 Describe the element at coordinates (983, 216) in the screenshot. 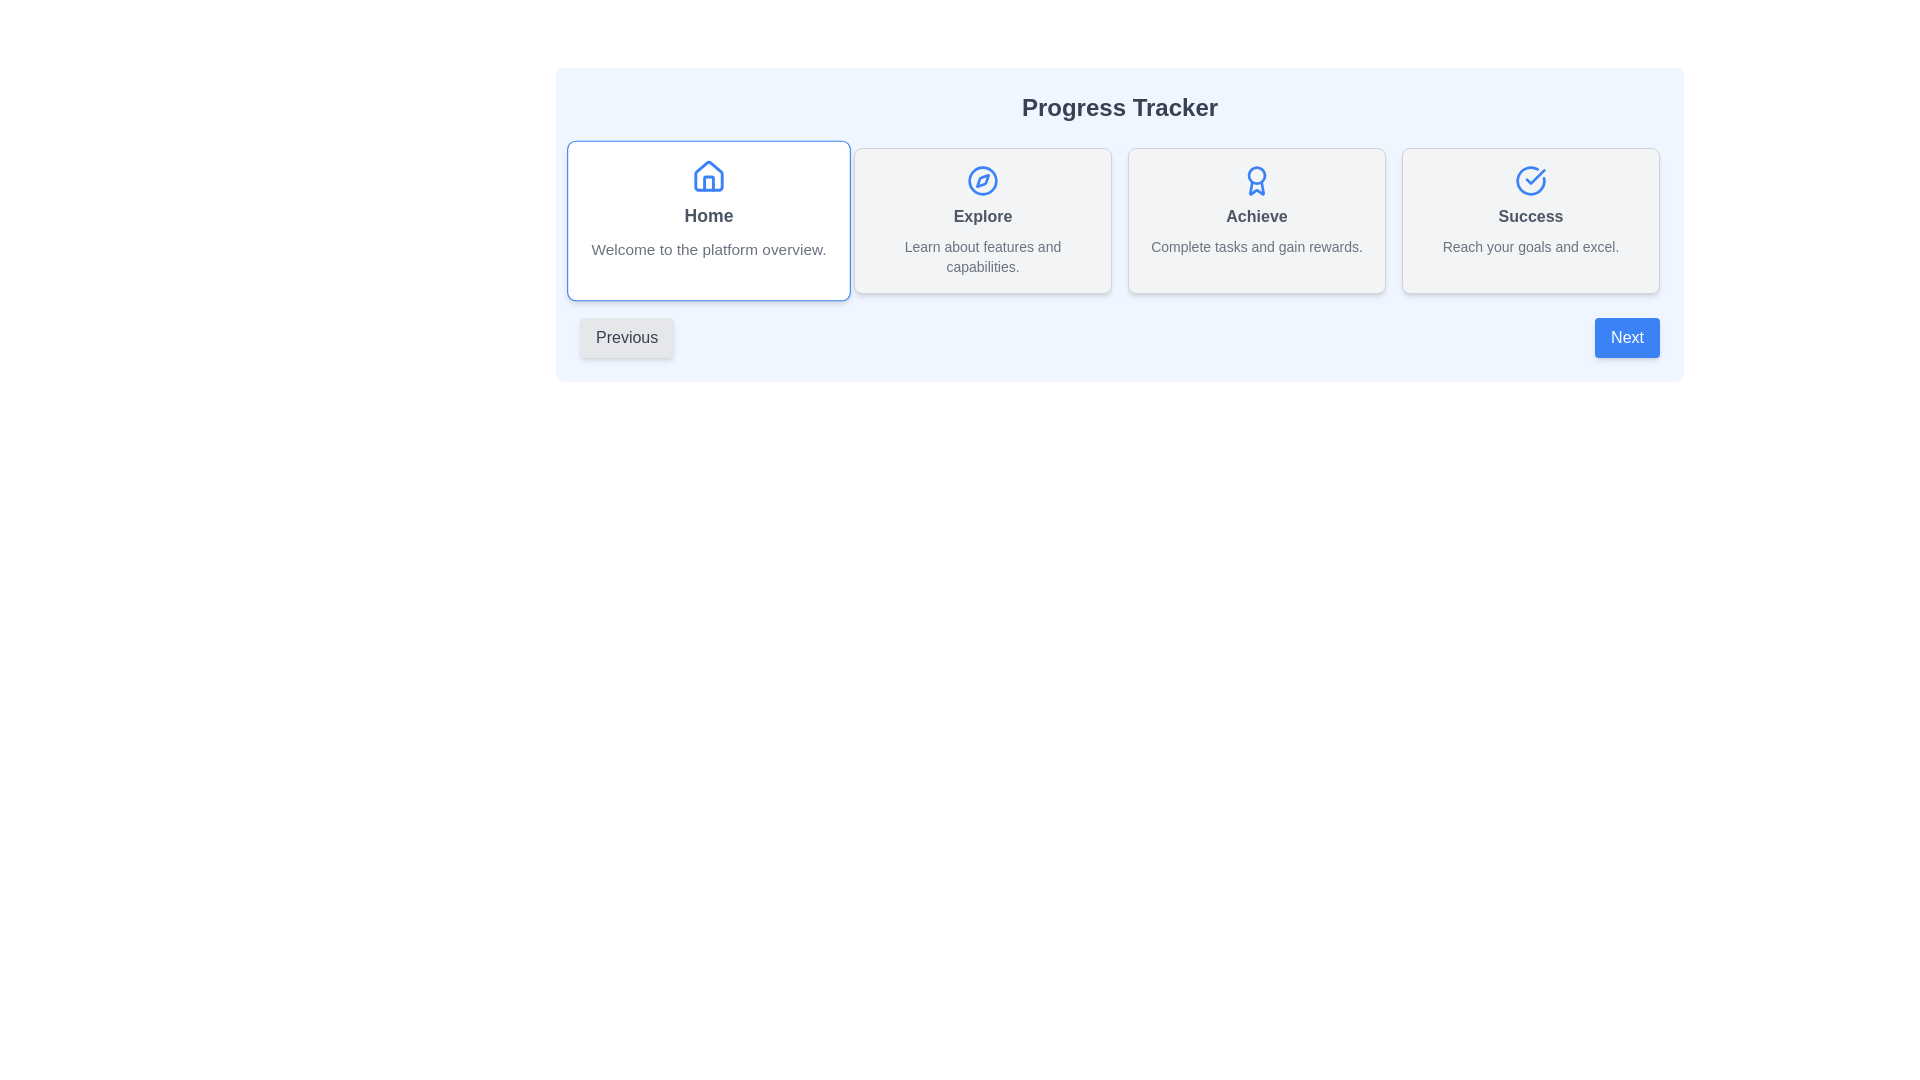

I see `the bold text label located centrally within the second card from the left, which is positioned below a small icon and above descriptive text, to understand its purpose for navigation` at that location.